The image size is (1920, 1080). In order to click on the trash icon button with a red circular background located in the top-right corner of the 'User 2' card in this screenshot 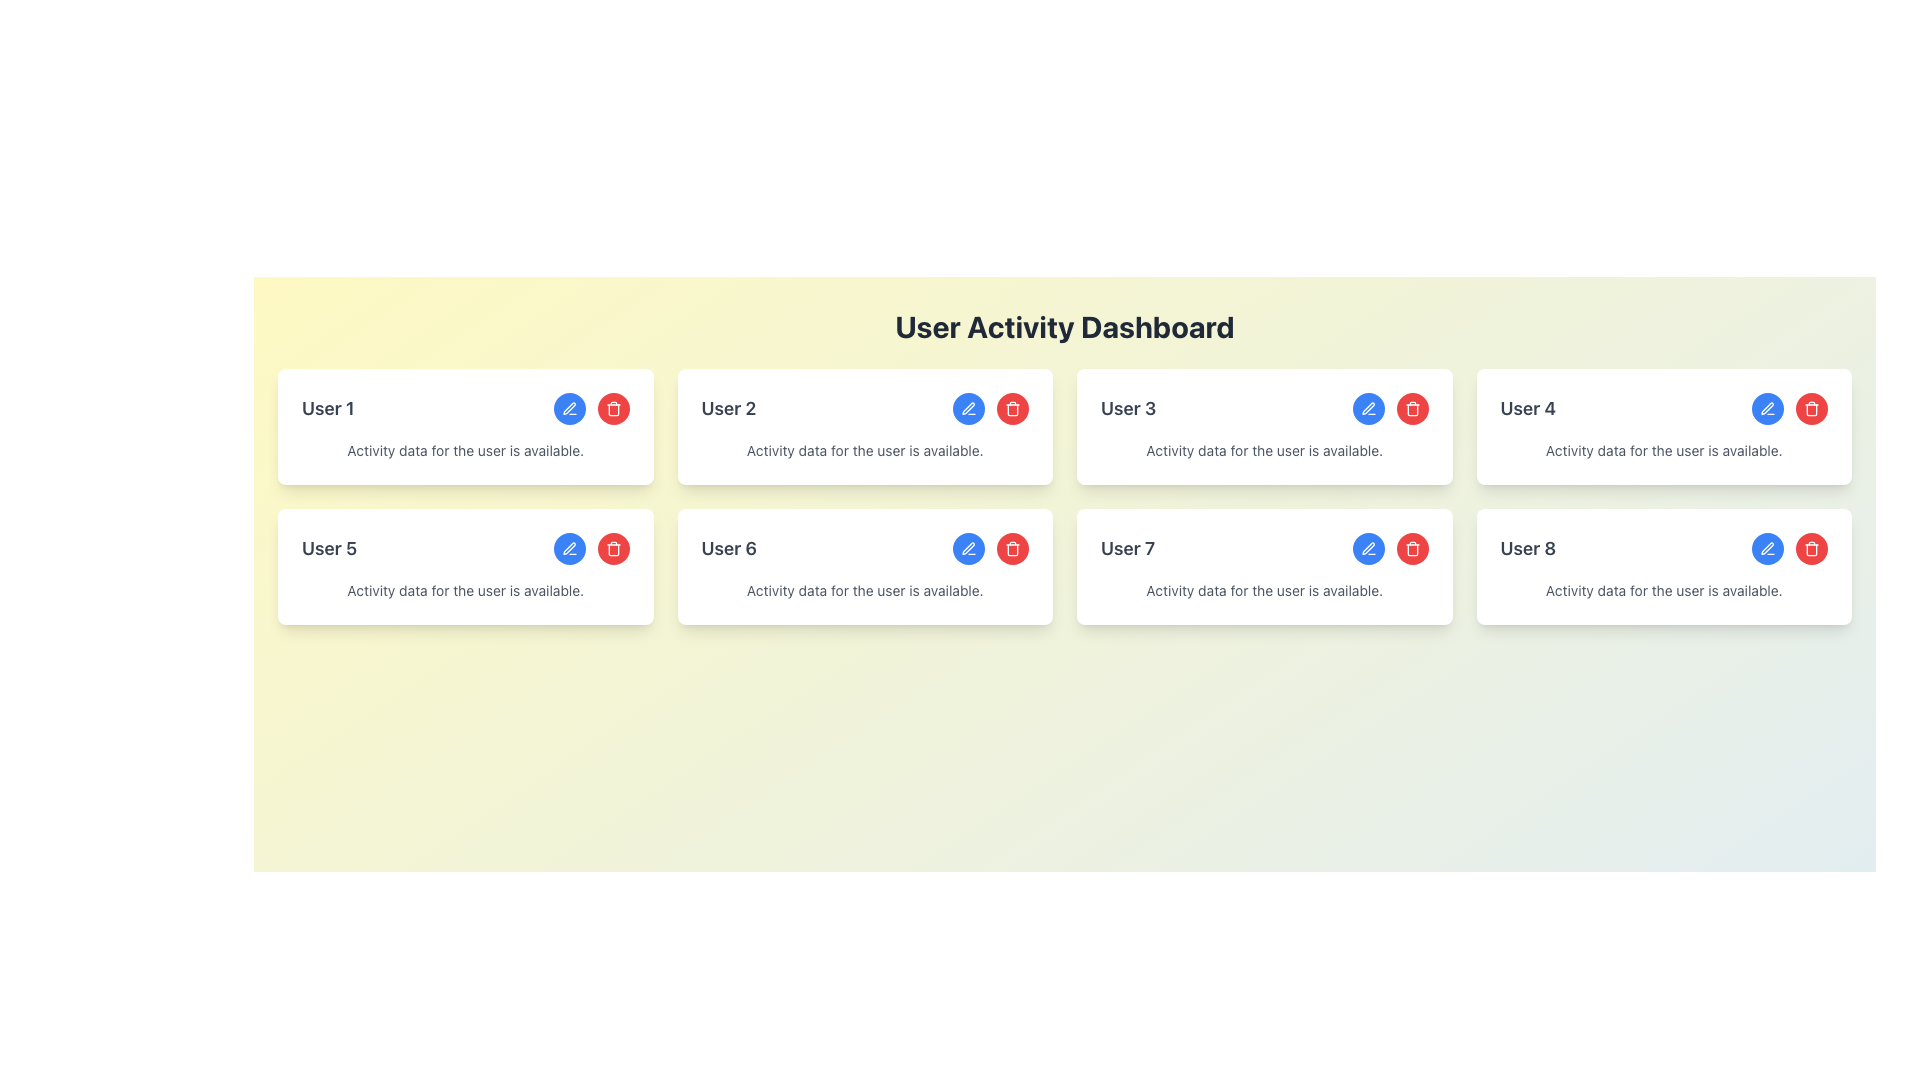, I will do `click(612, 407)`.